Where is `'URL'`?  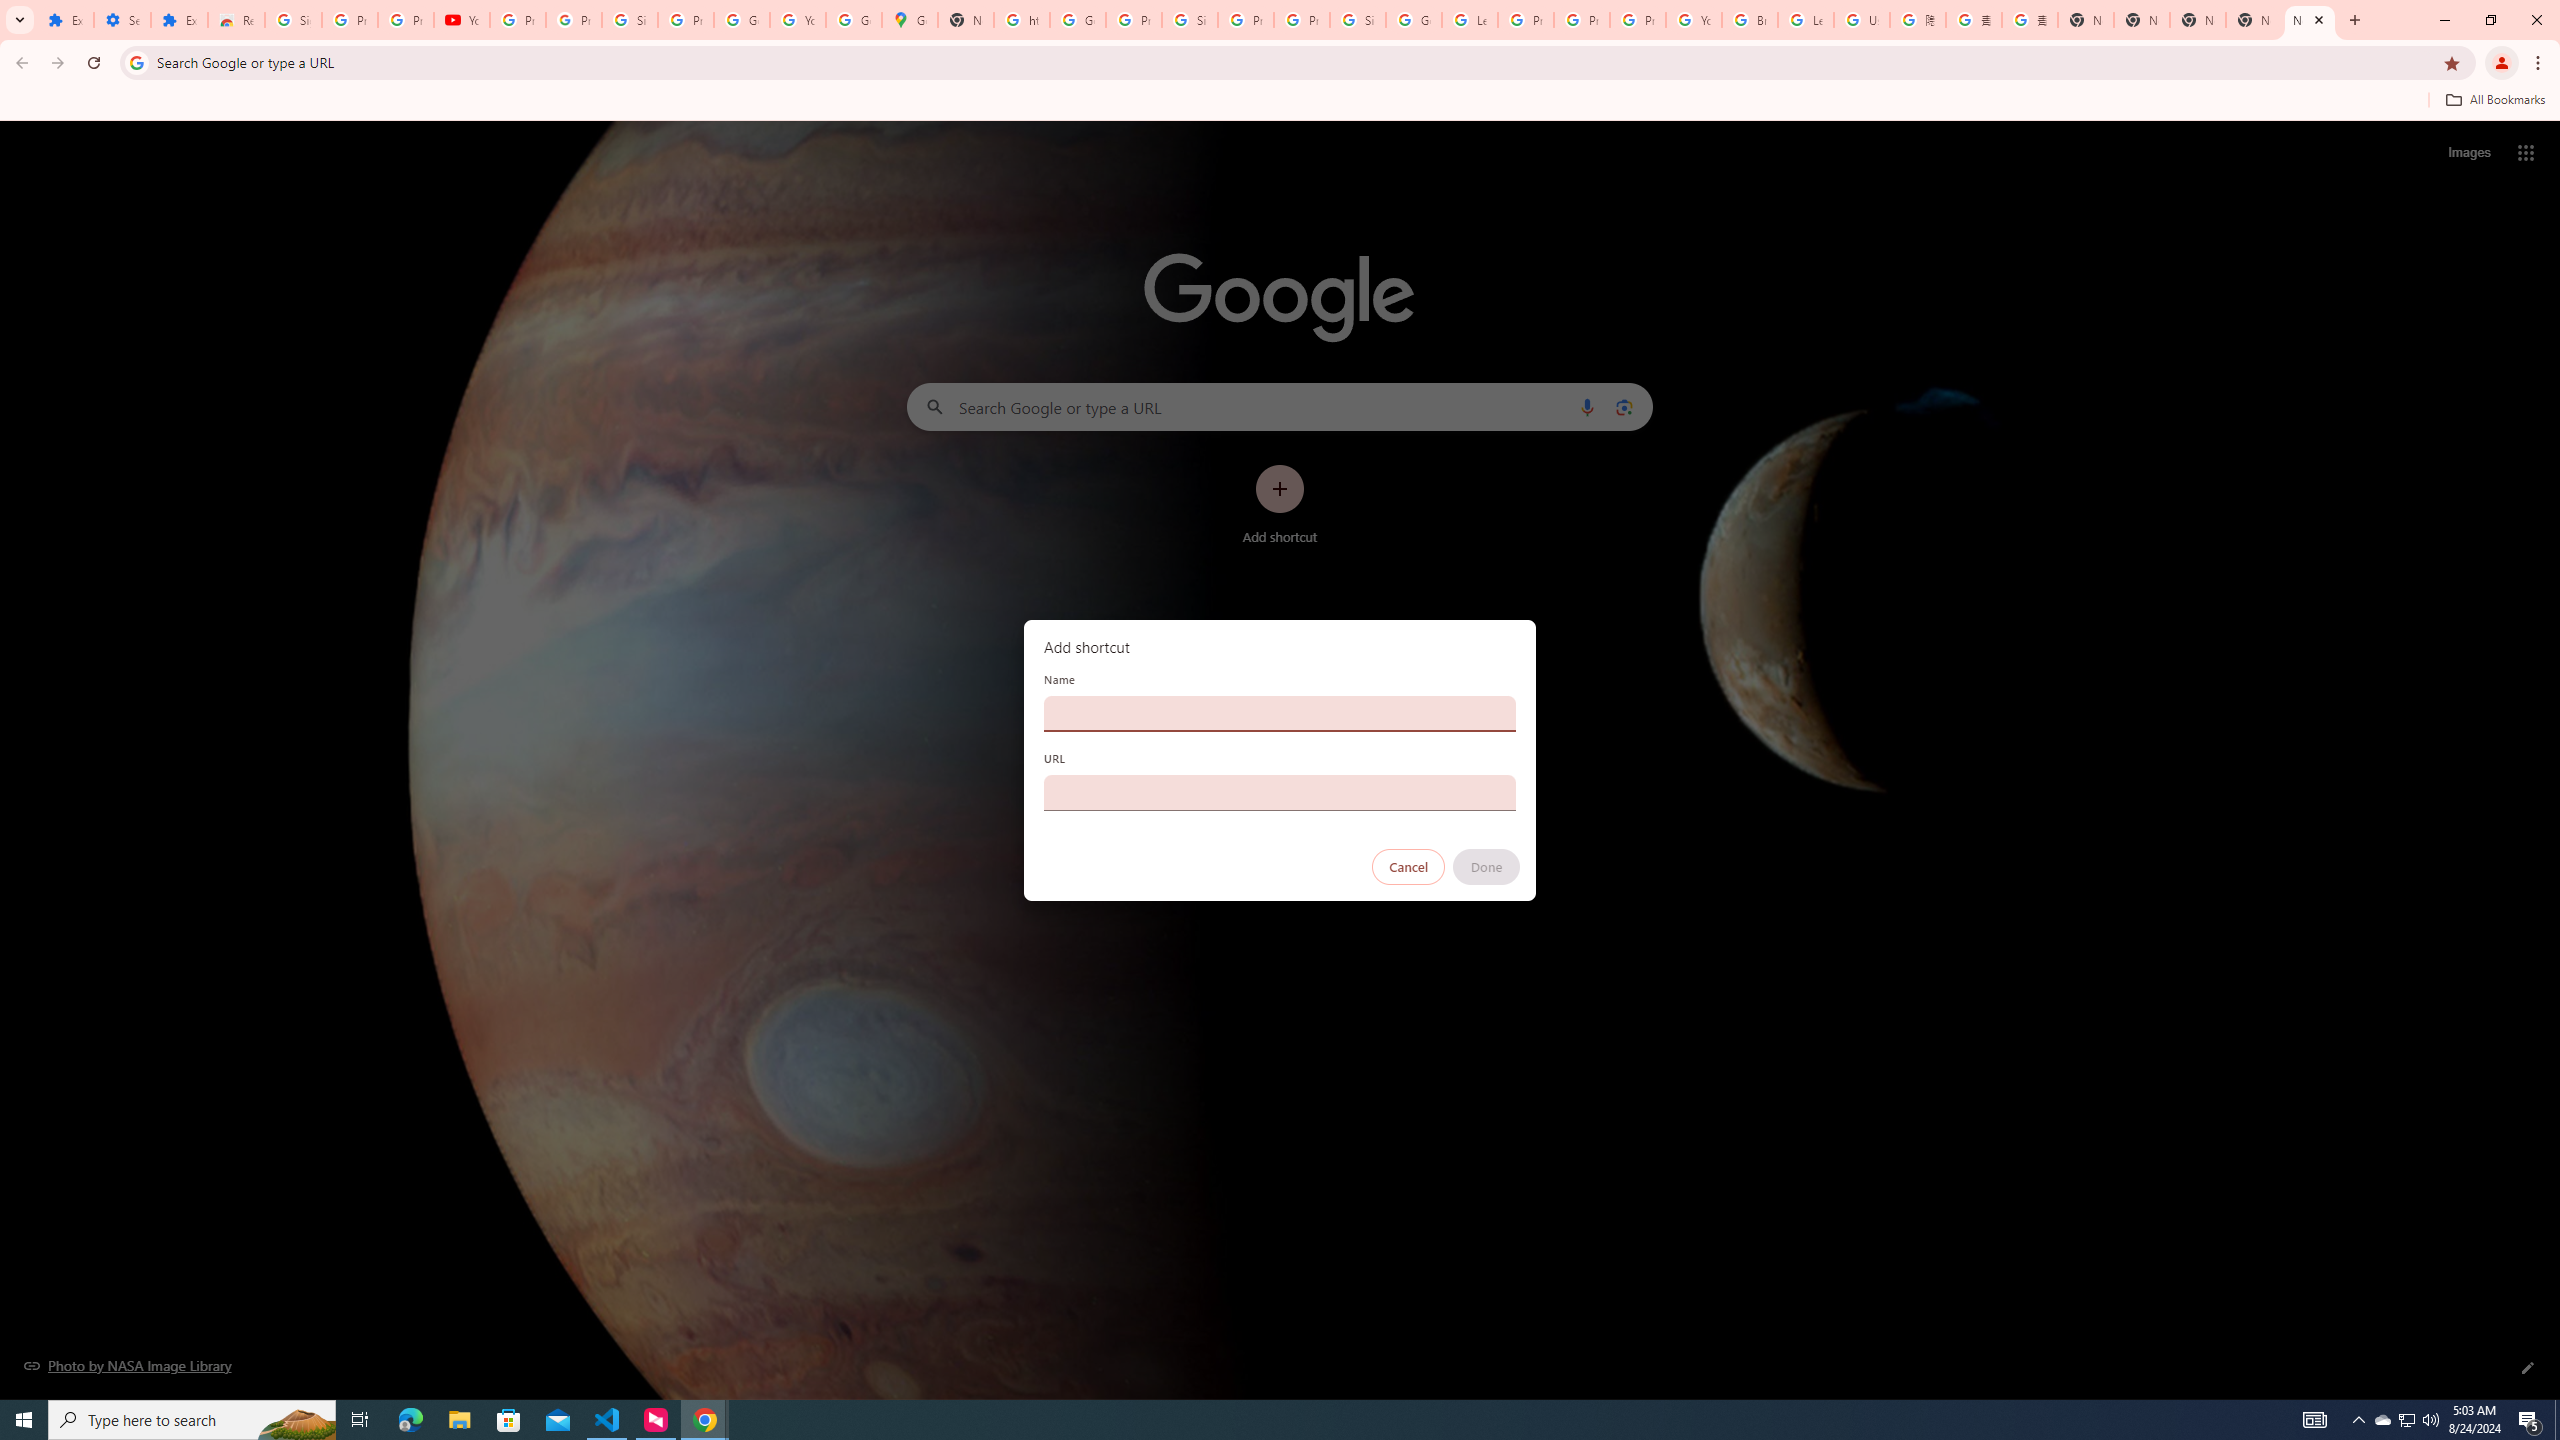 'URL' is located at coordinates (1280, 792).